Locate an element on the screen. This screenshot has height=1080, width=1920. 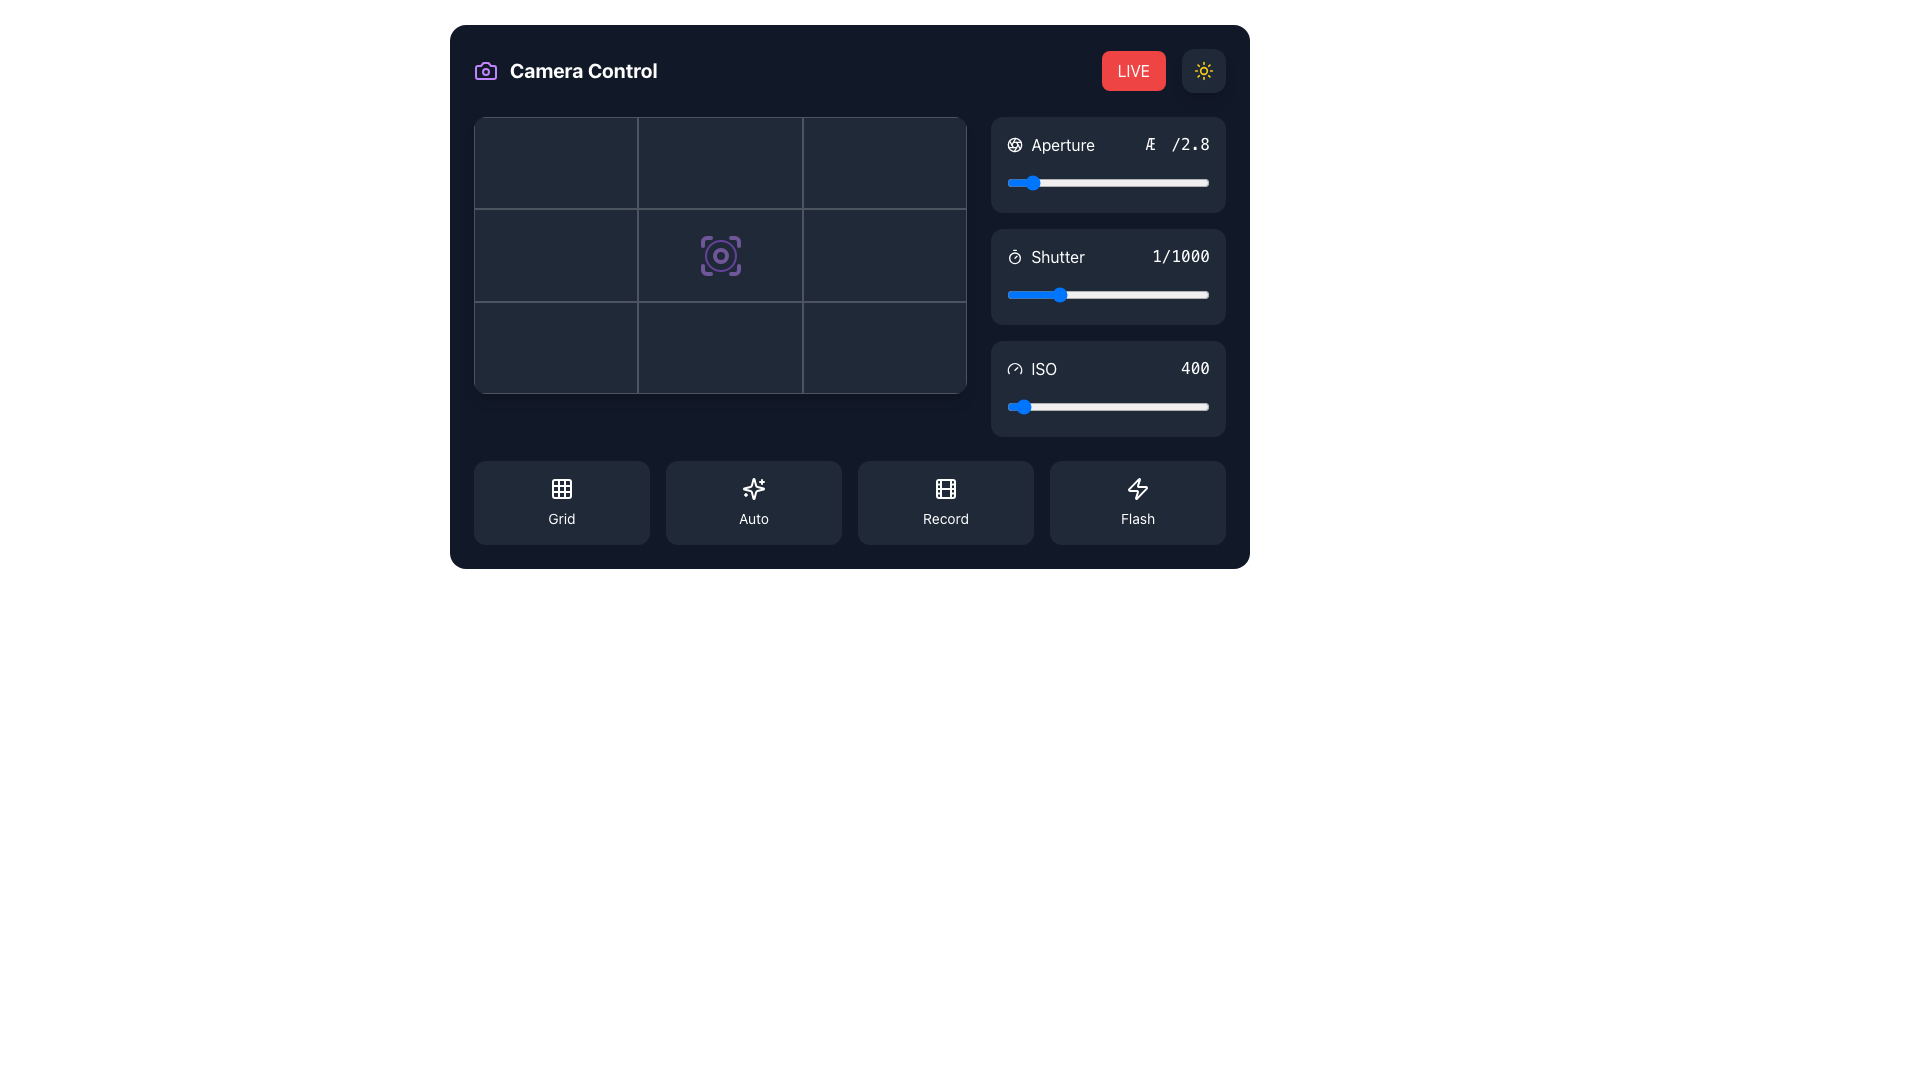
the rectangular segment in the bottom-right corner of the 3x3 grid layout with a dark background and light-colored border is located at coordinates (884, 347).